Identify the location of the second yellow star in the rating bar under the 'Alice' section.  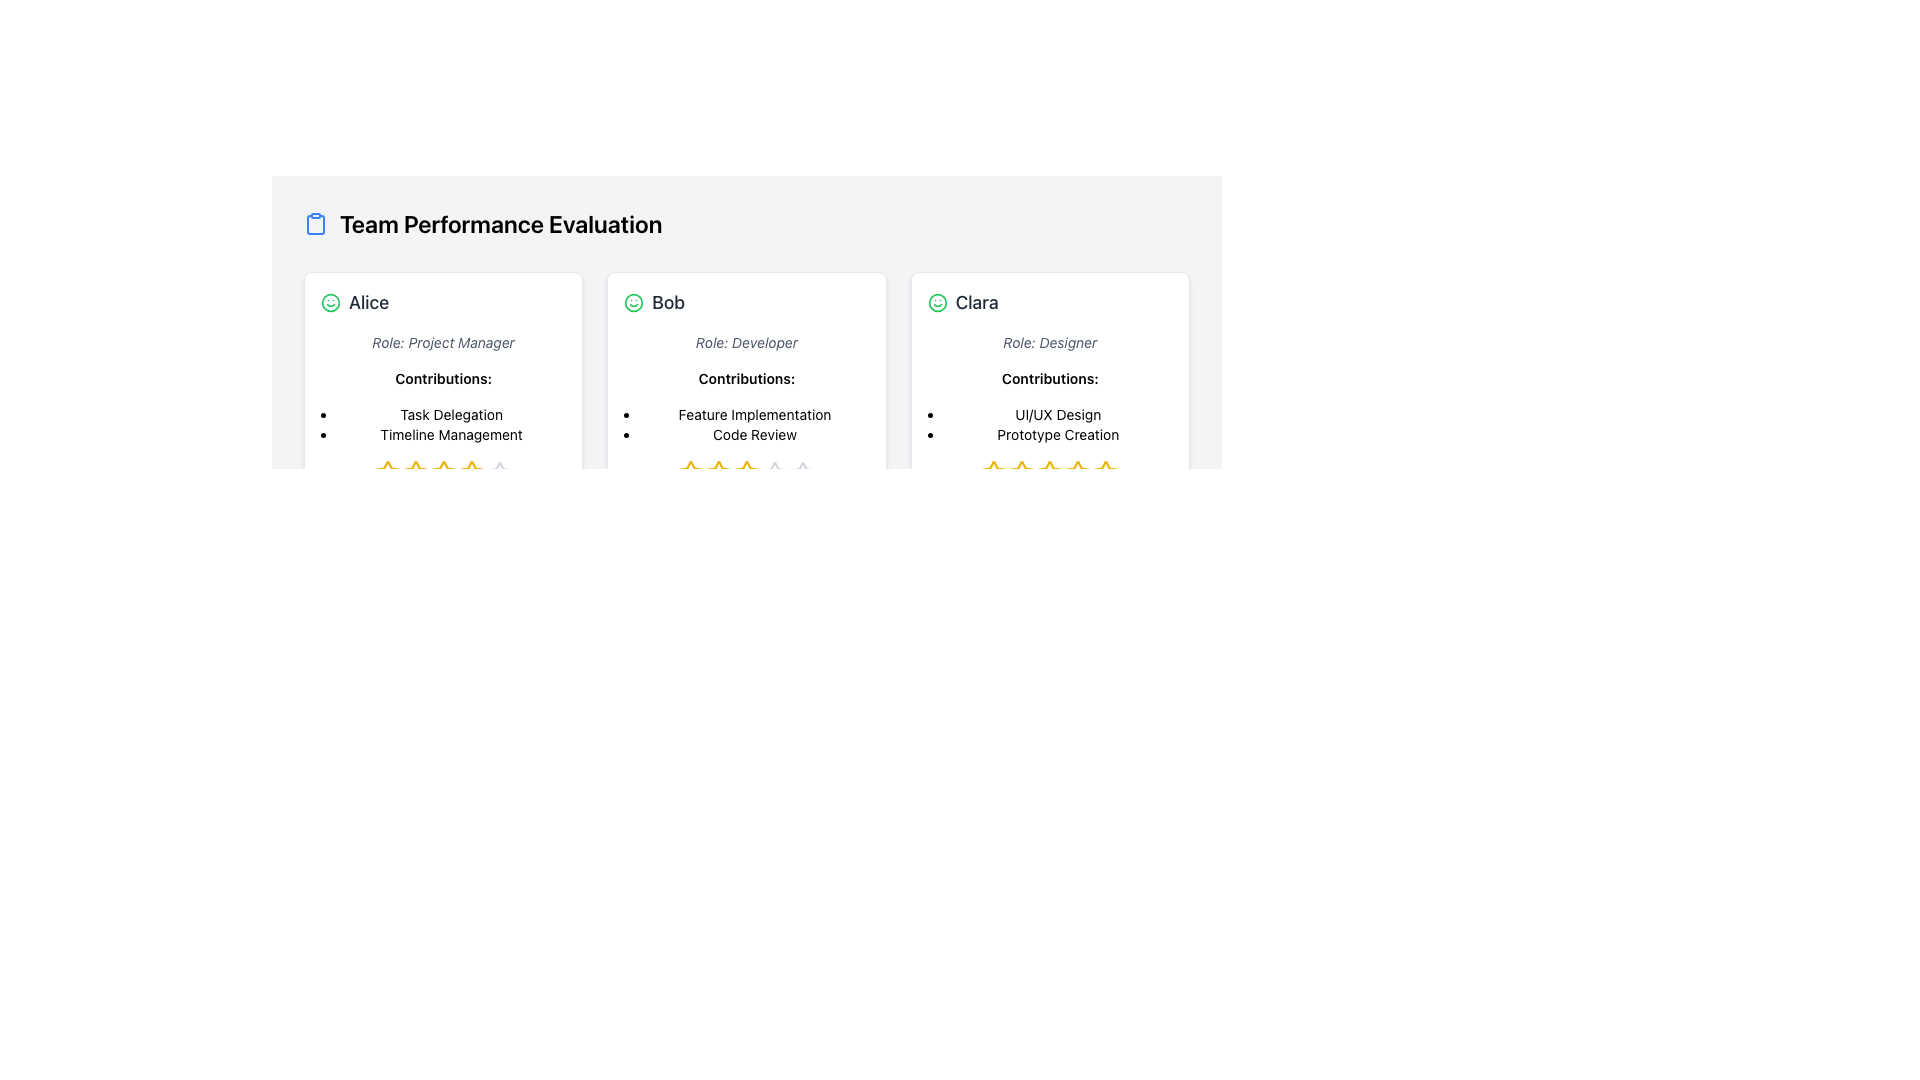
(414, 472).